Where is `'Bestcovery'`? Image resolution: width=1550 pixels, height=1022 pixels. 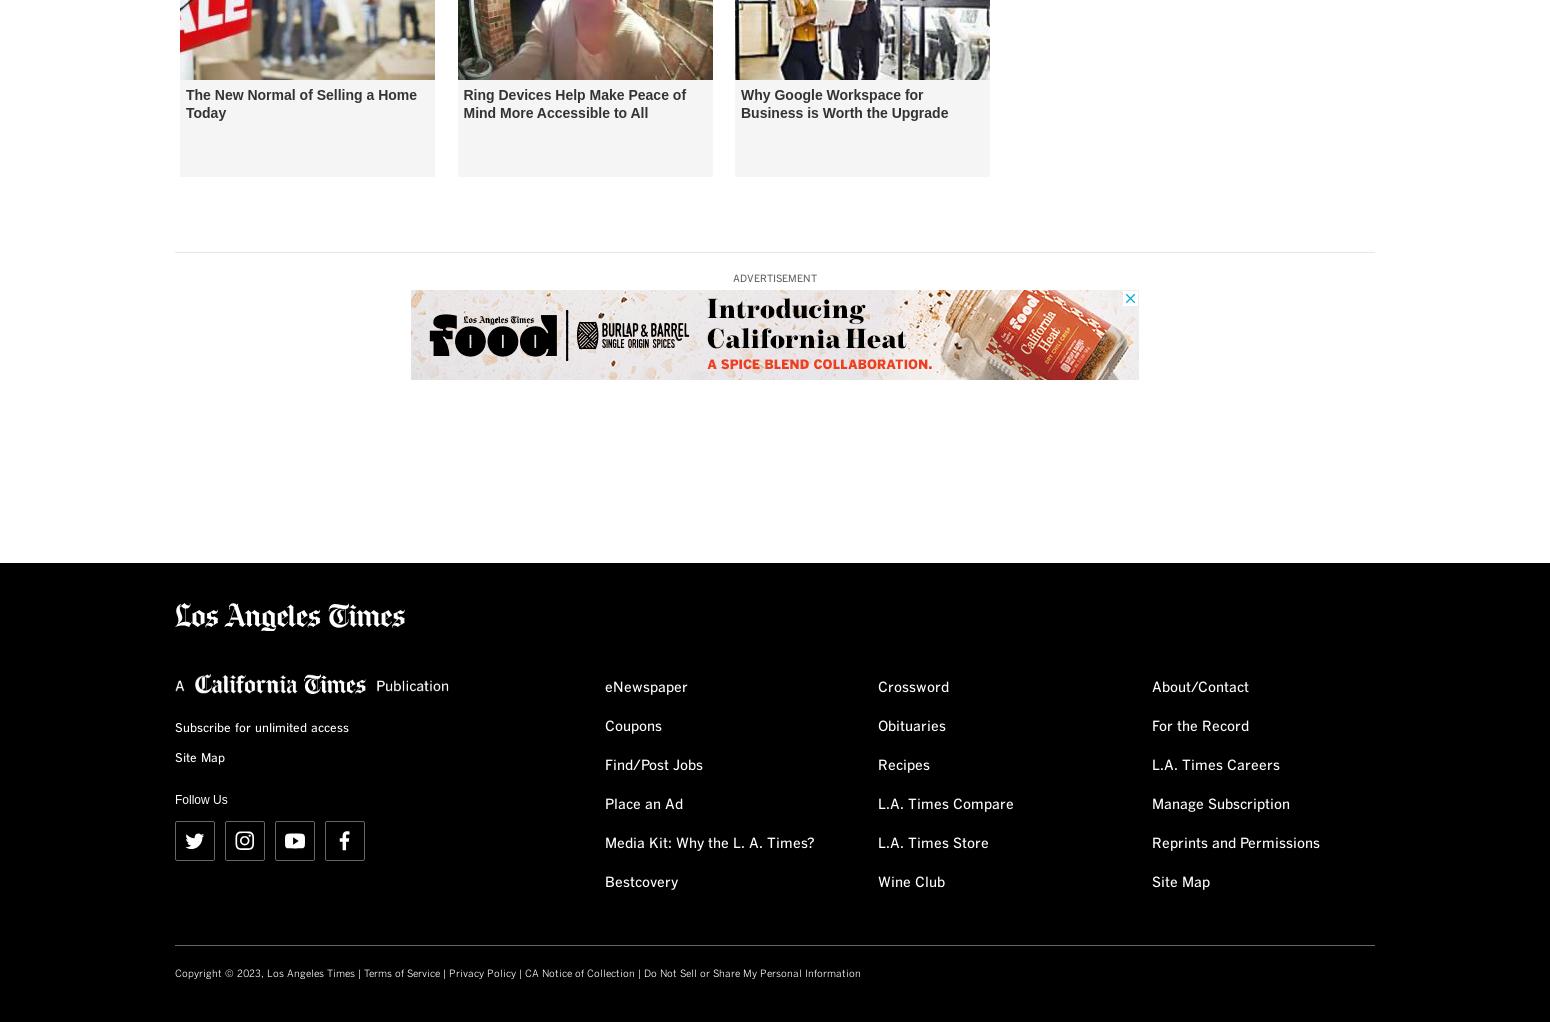
'Bestcovery' is located at coordinates (640, 882).